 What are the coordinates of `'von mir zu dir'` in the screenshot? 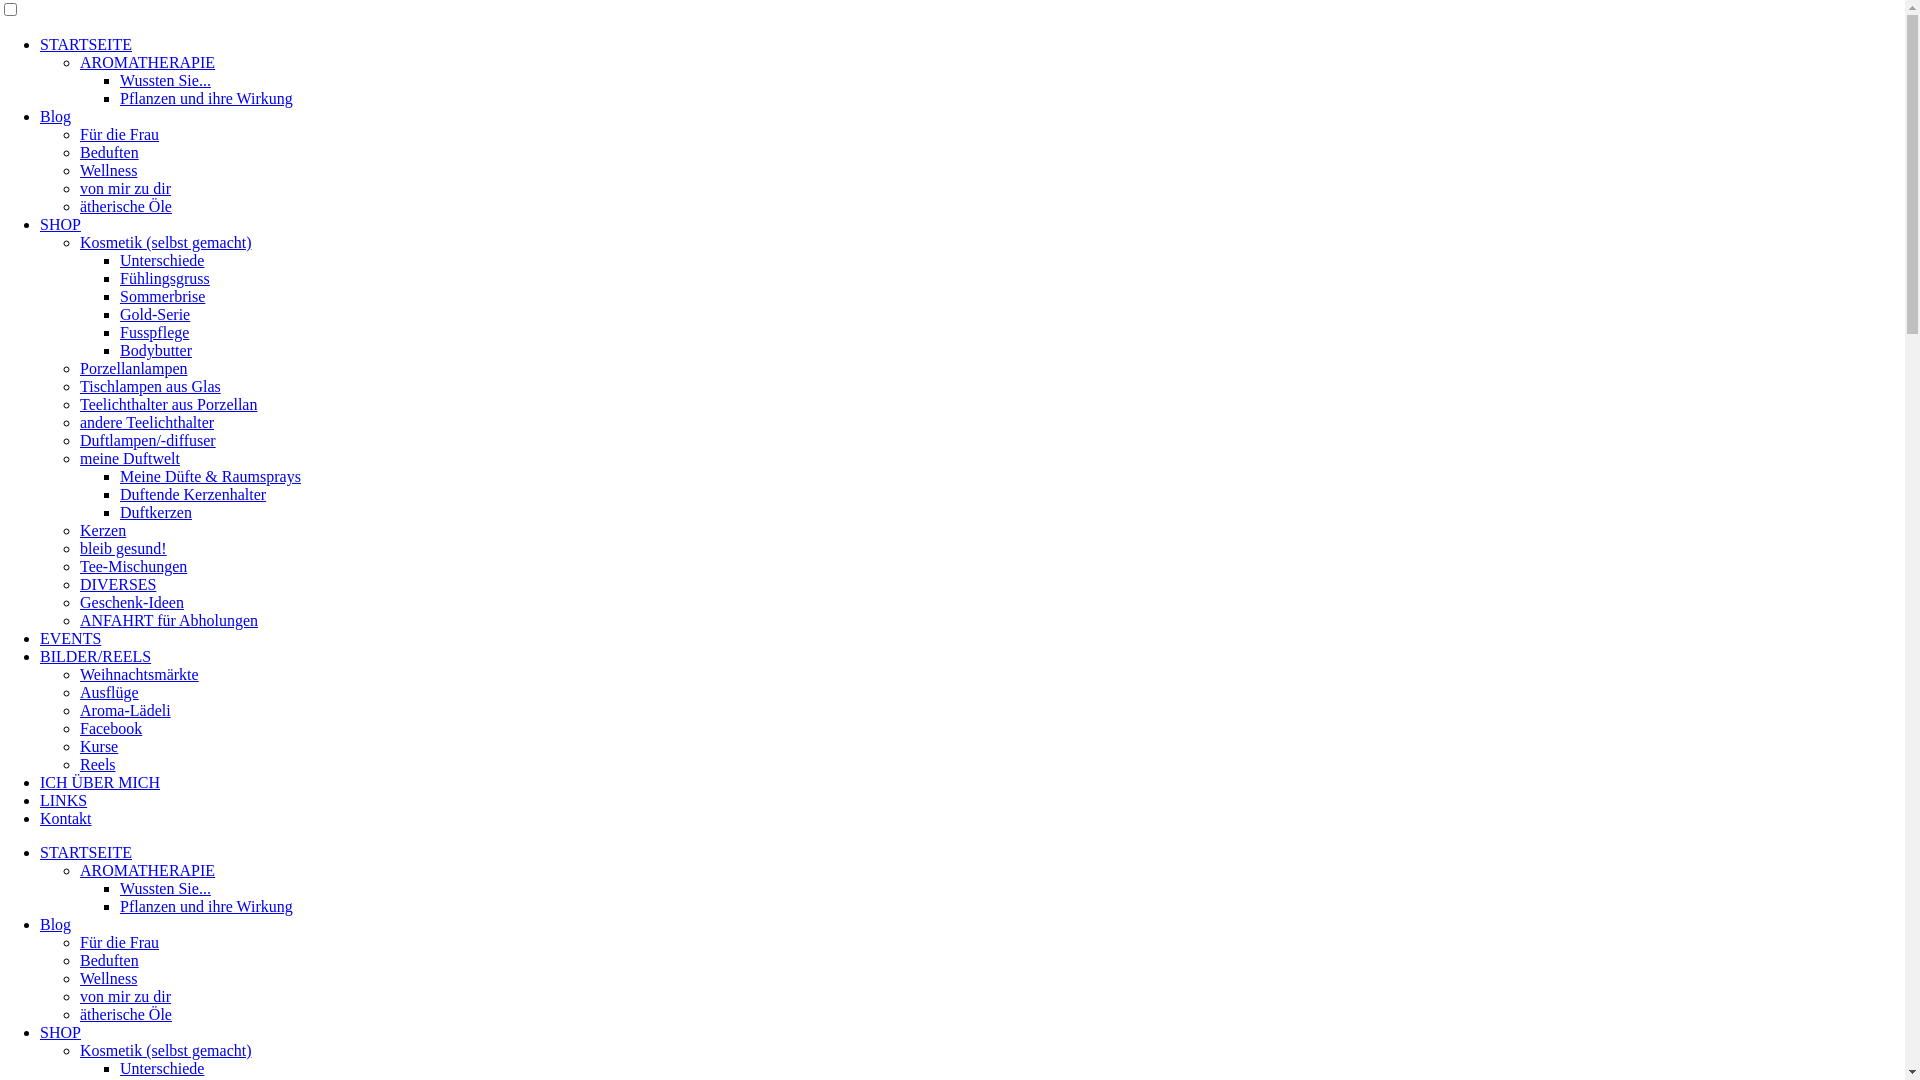 It's located at (124, 996).